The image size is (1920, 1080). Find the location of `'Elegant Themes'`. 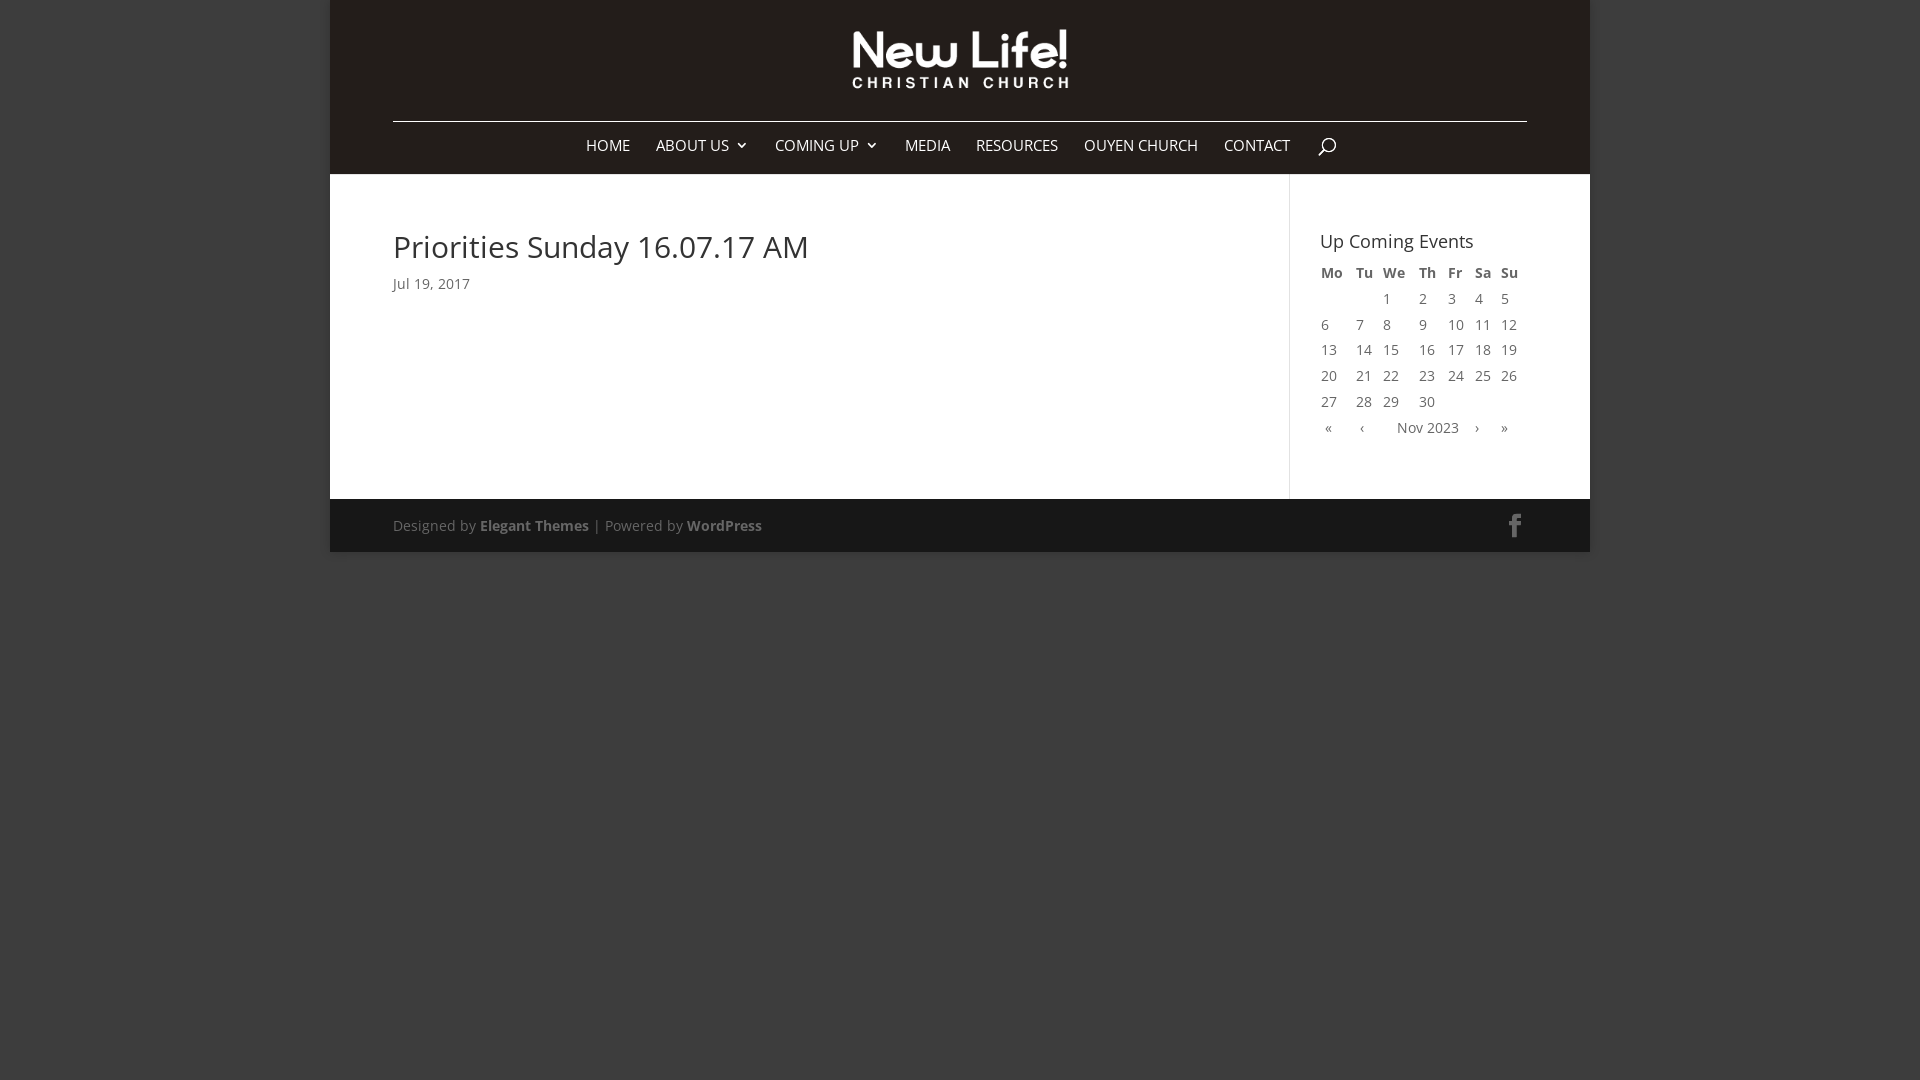

'Elegant Themes' is located at coordinates (534, 524).